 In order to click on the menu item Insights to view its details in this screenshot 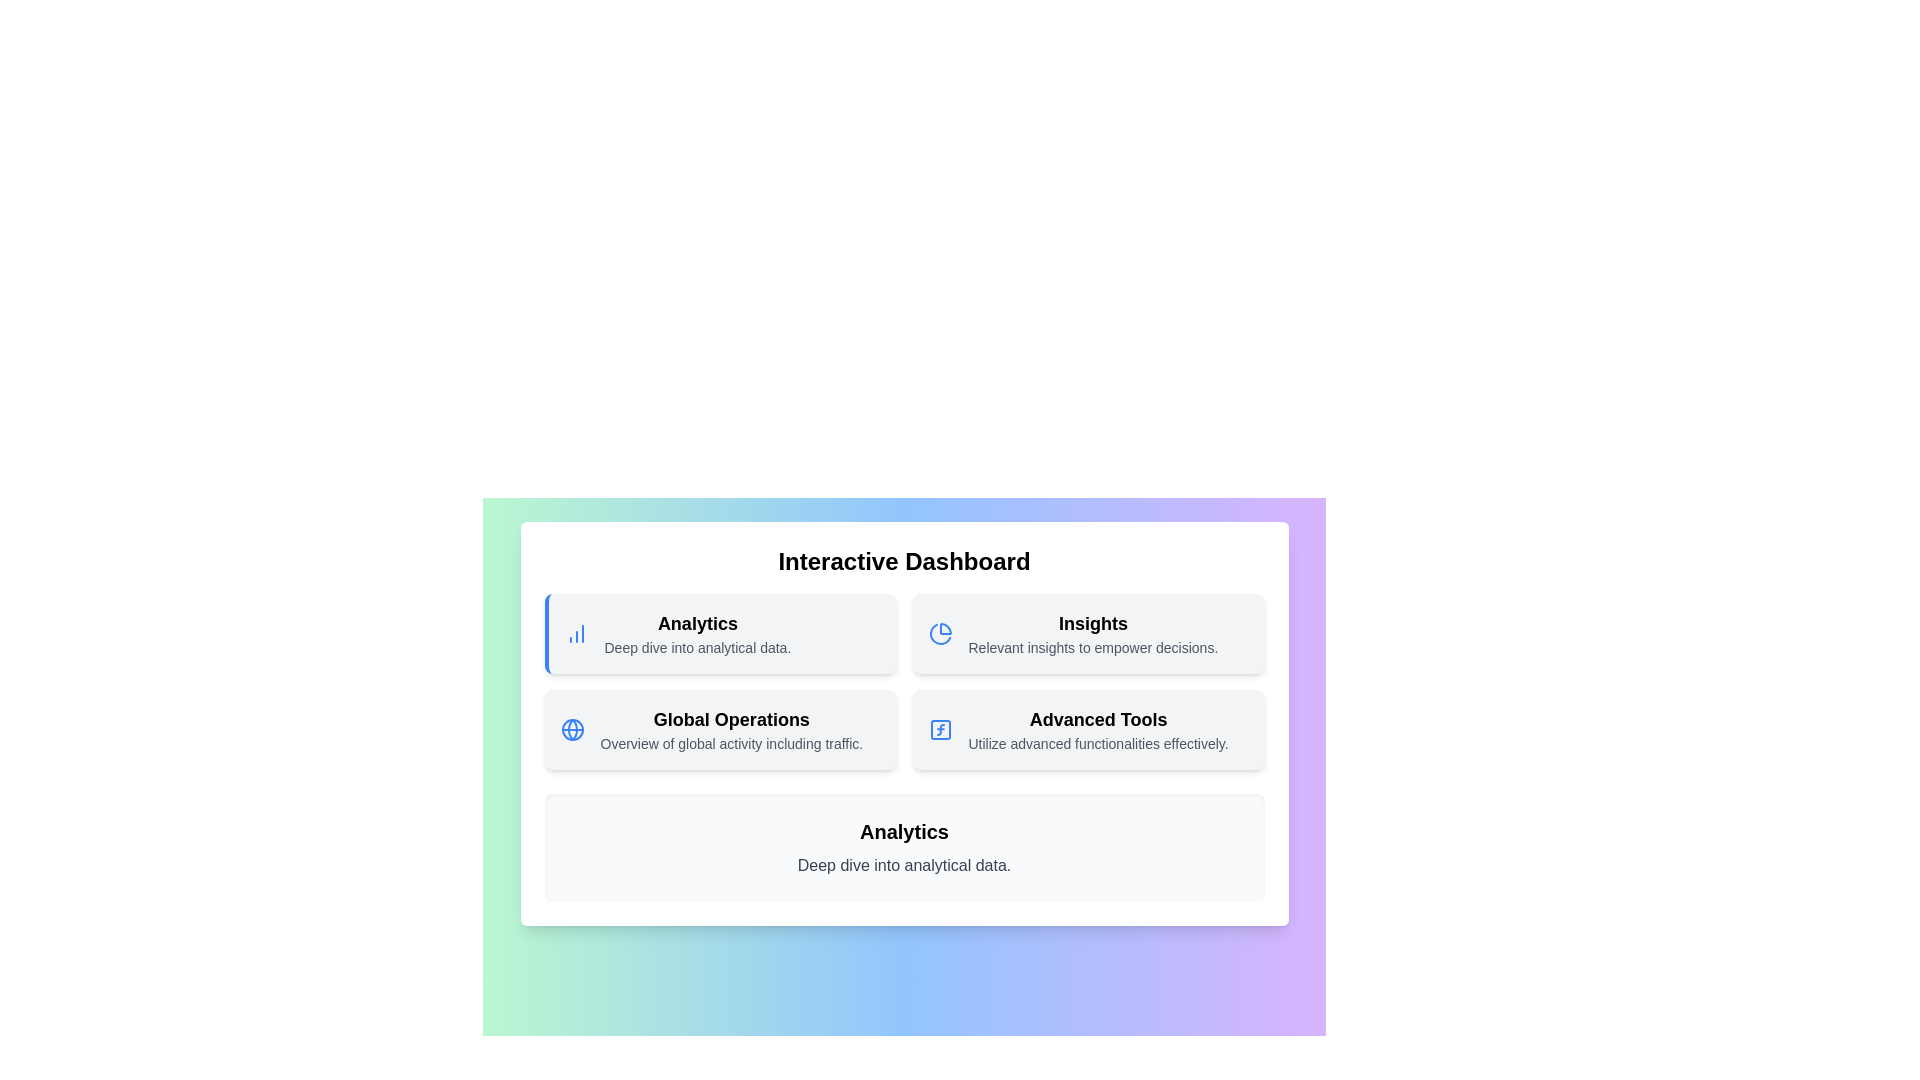, I will do `click(1087, 633)`.